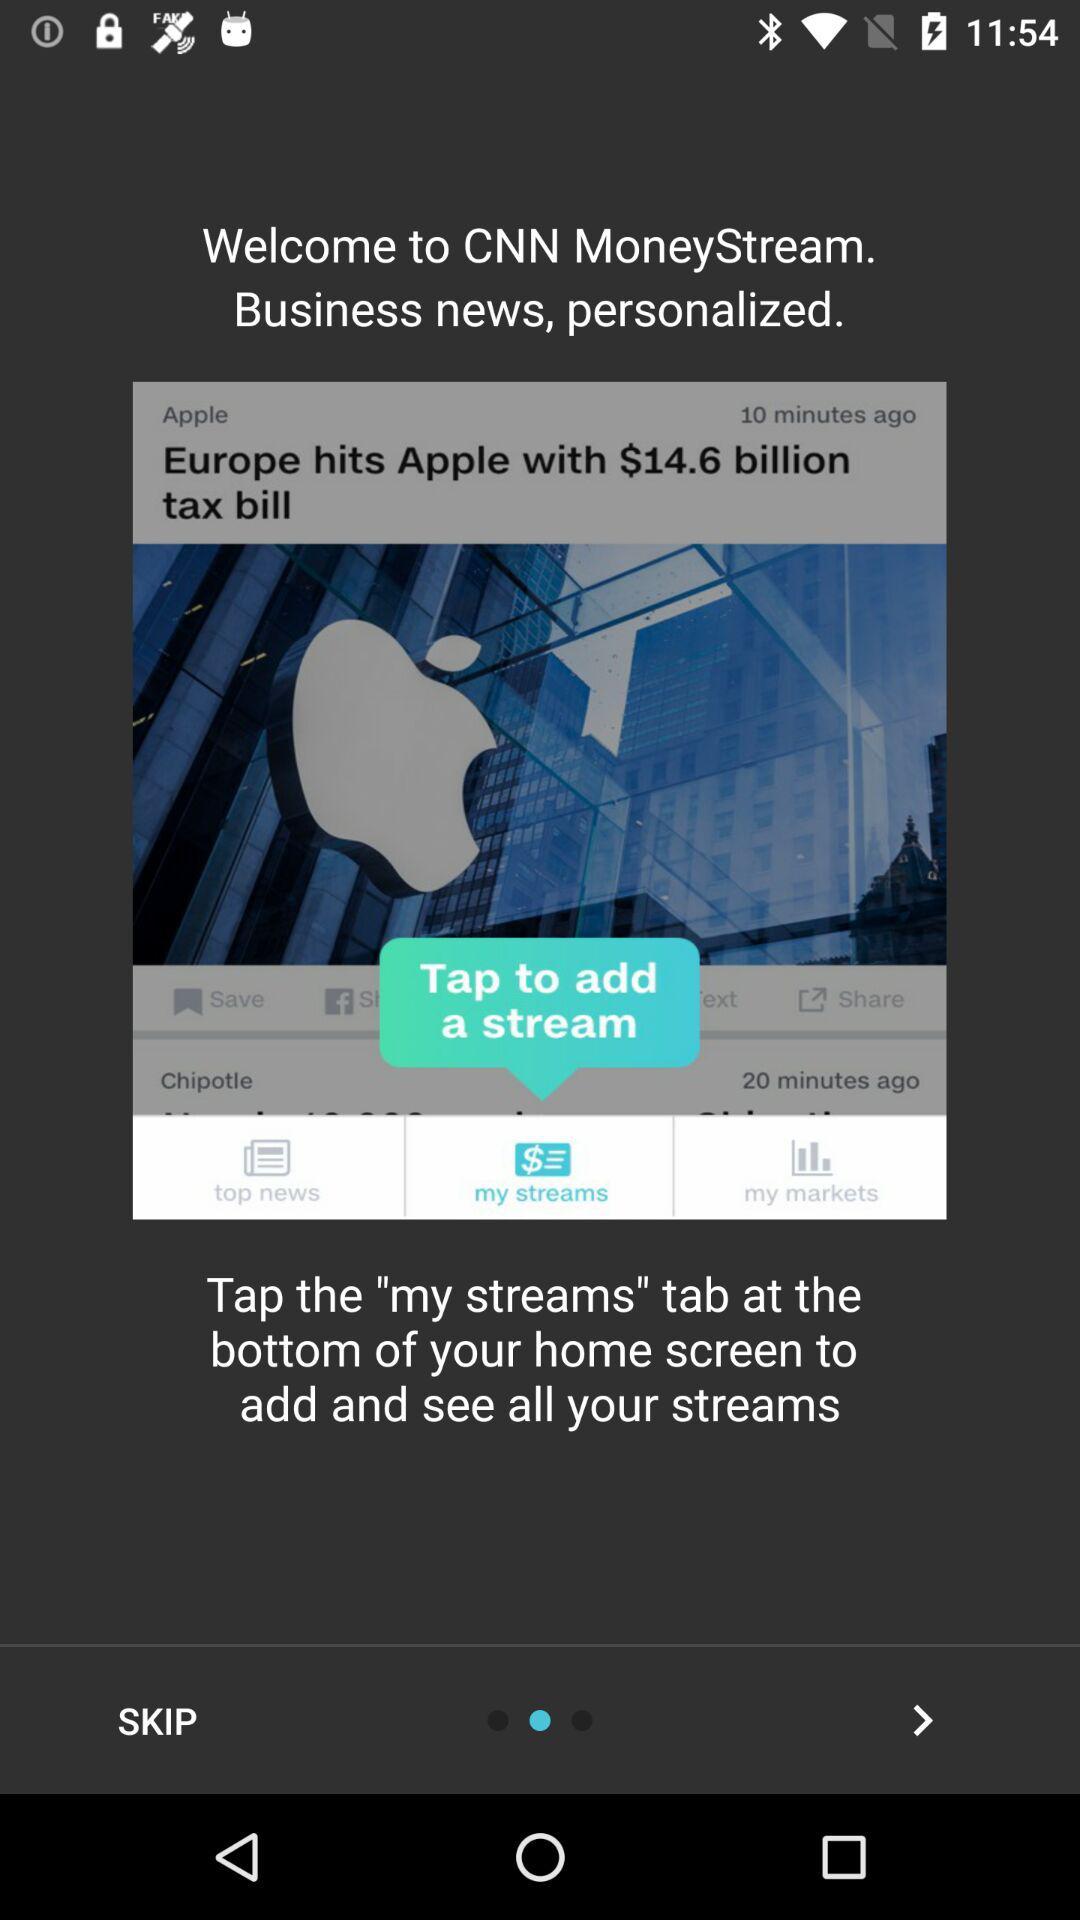 This screenshot has width=1080, height=1920. I want to click on item at the bottom right corner, so click(922, 1719).